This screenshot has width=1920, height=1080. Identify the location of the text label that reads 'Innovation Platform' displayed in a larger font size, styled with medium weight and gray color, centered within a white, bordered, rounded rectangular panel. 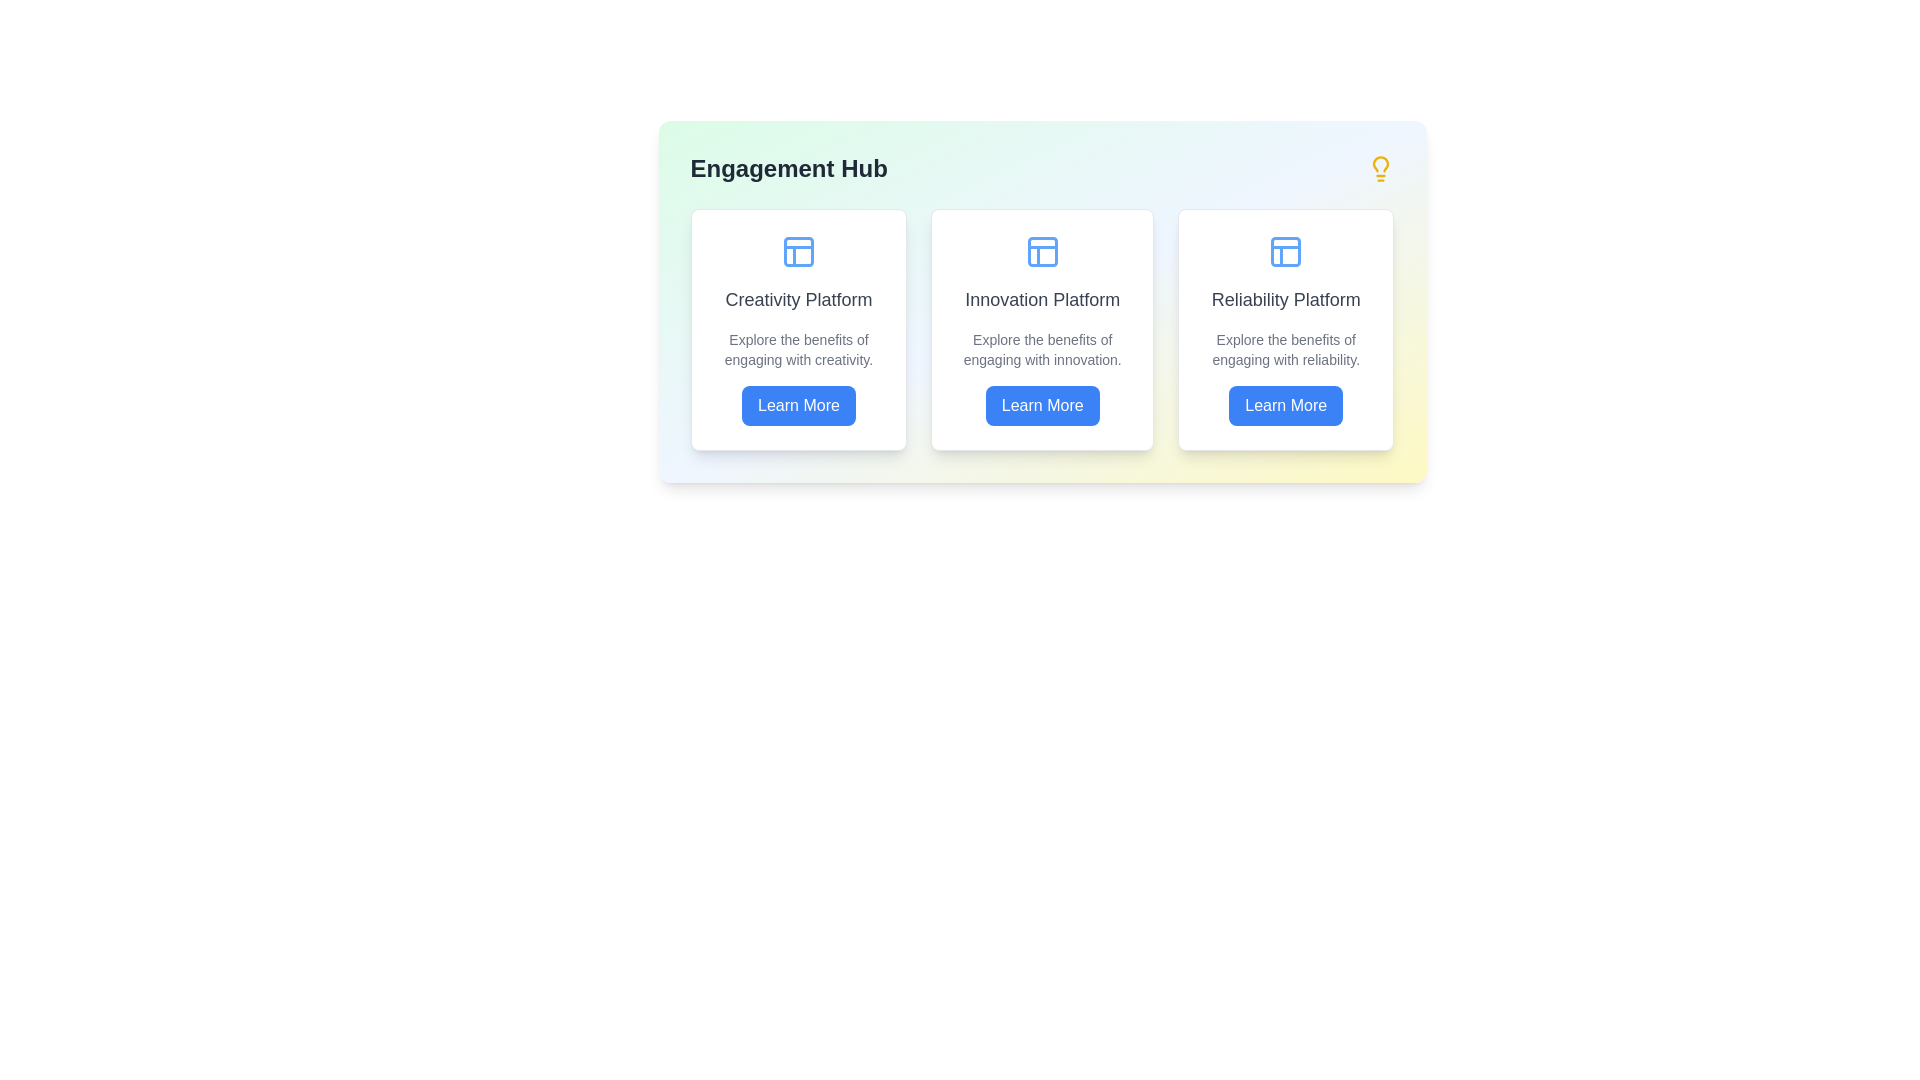
(1041, 300).